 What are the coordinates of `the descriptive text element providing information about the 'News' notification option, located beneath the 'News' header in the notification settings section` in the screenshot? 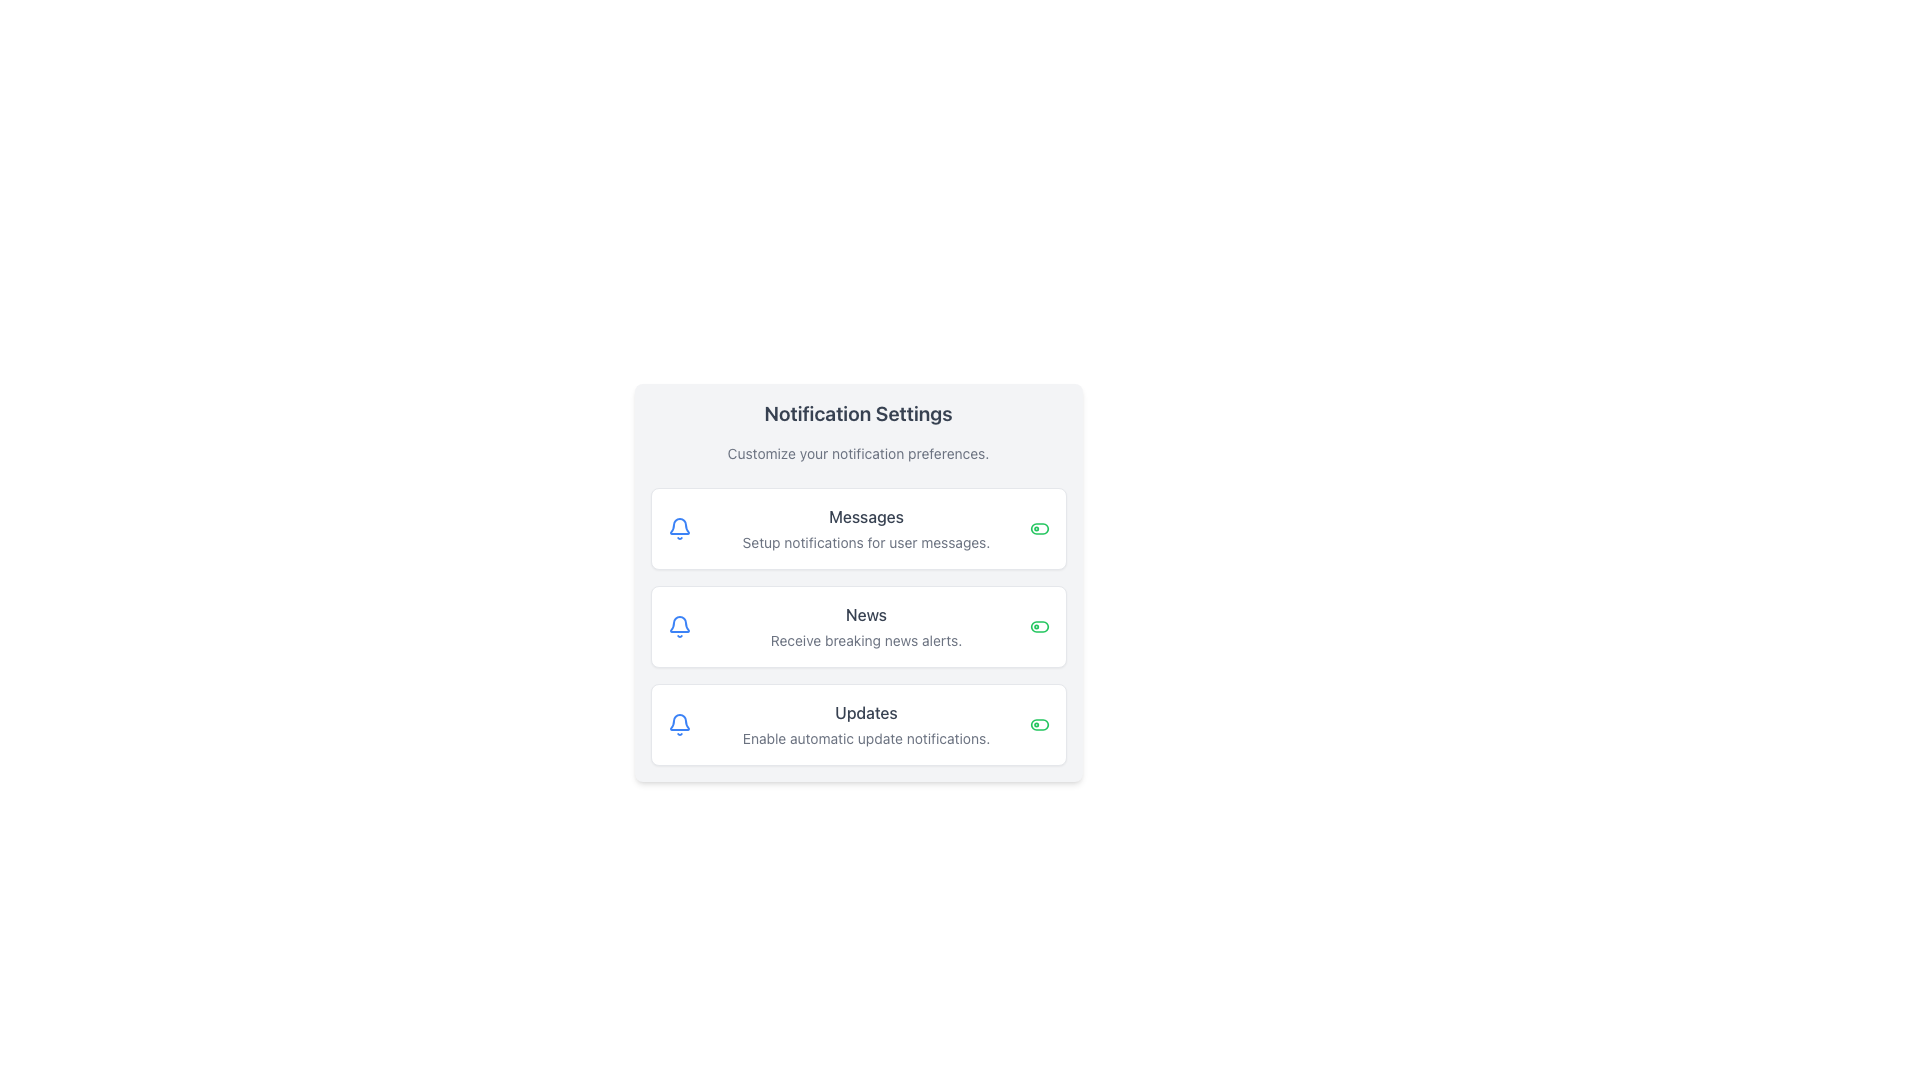 It's located at (866, 640).